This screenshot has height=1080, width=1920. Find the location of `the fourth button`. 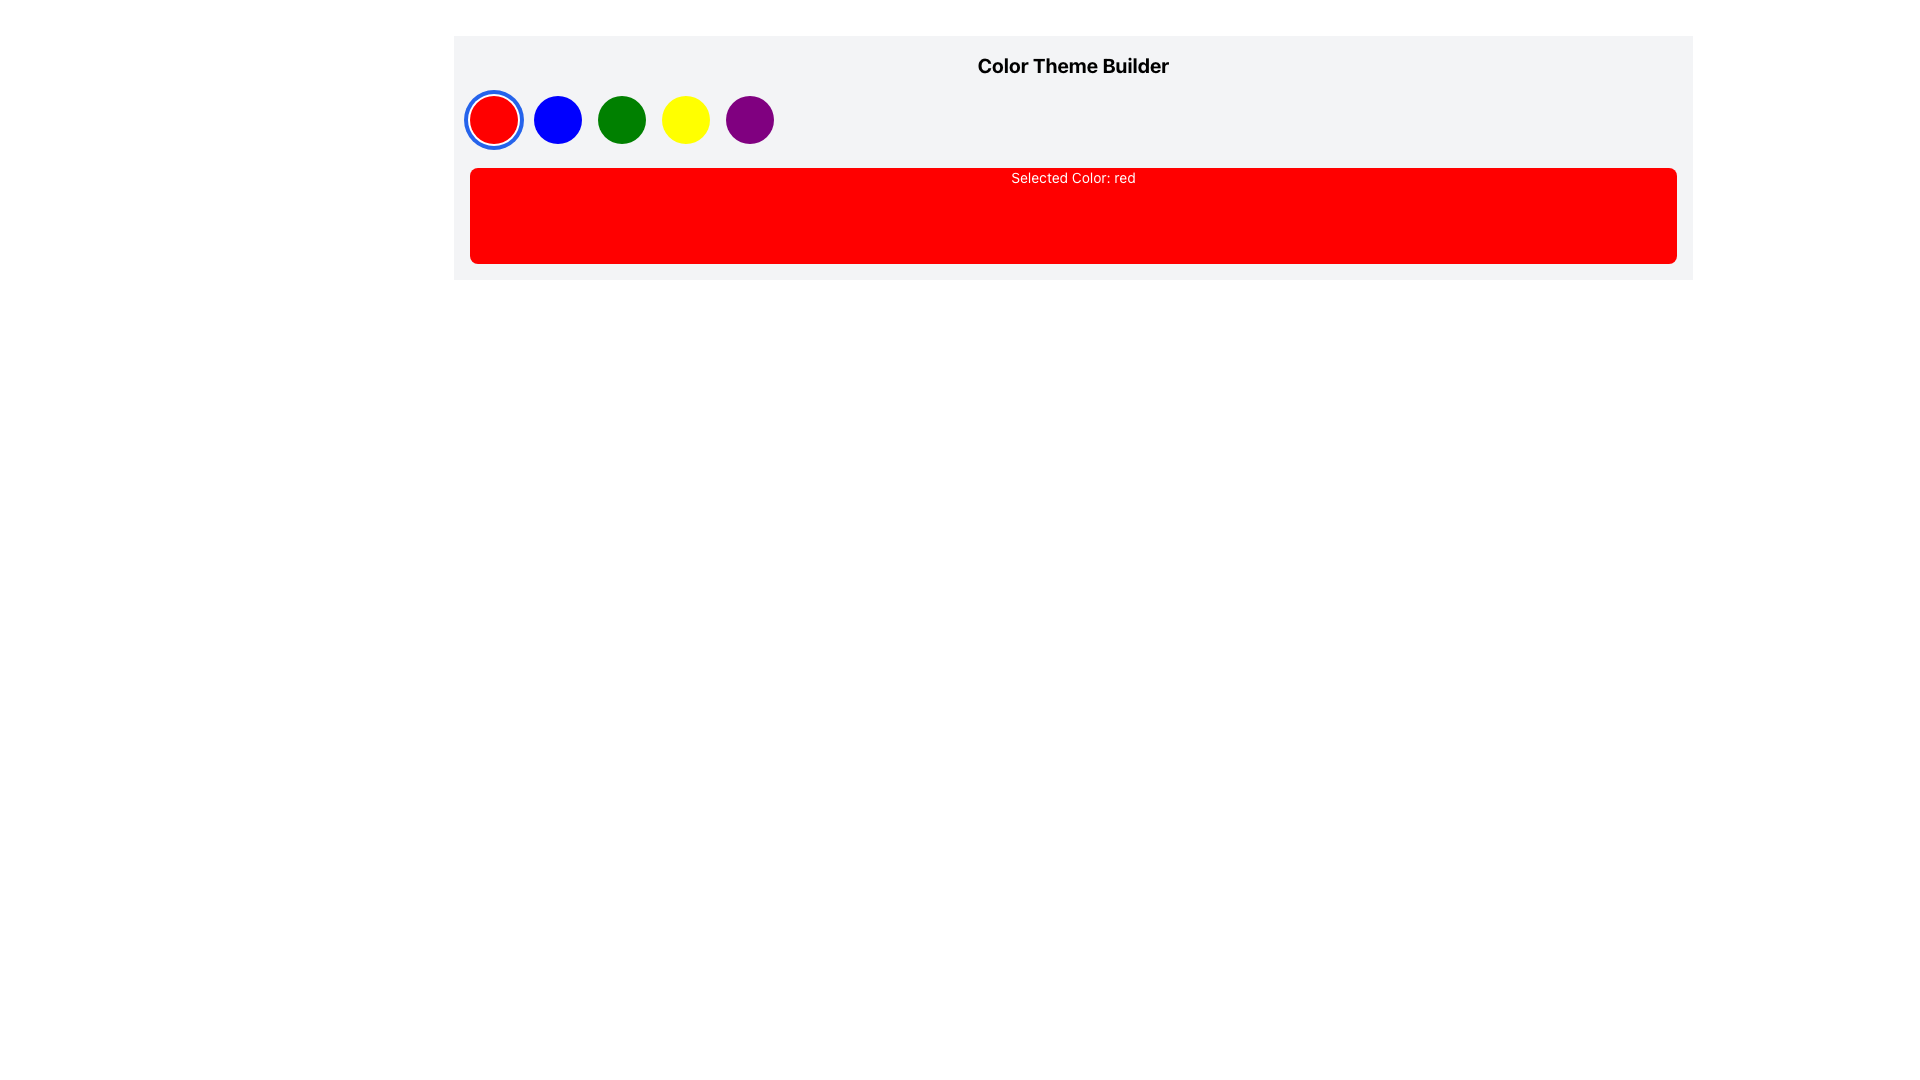

the fourth button is located at coordinates (686, 119).